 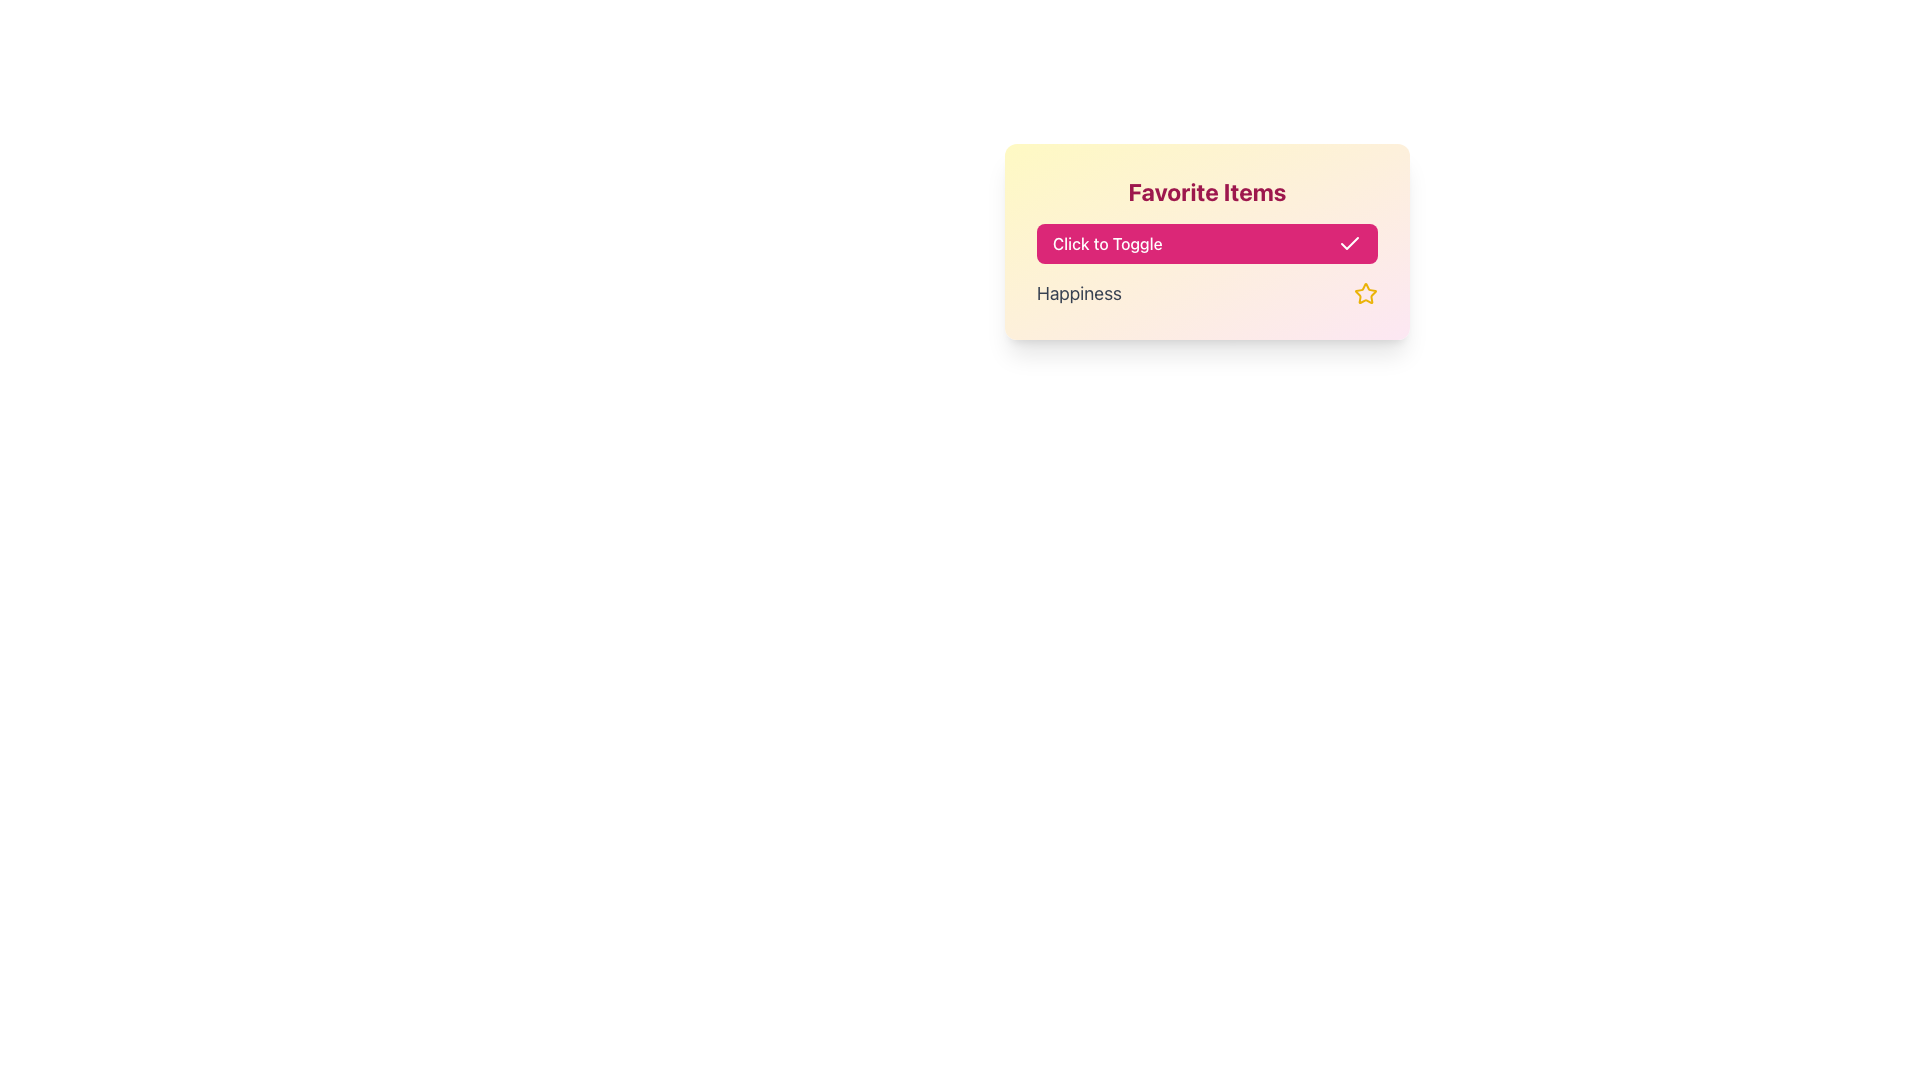 What do you see at coordinates (1365, 293) in the screenshot?
I see `the star icon located at the right edge of the 'Happiness' row` at bounding box center [1365, 293].